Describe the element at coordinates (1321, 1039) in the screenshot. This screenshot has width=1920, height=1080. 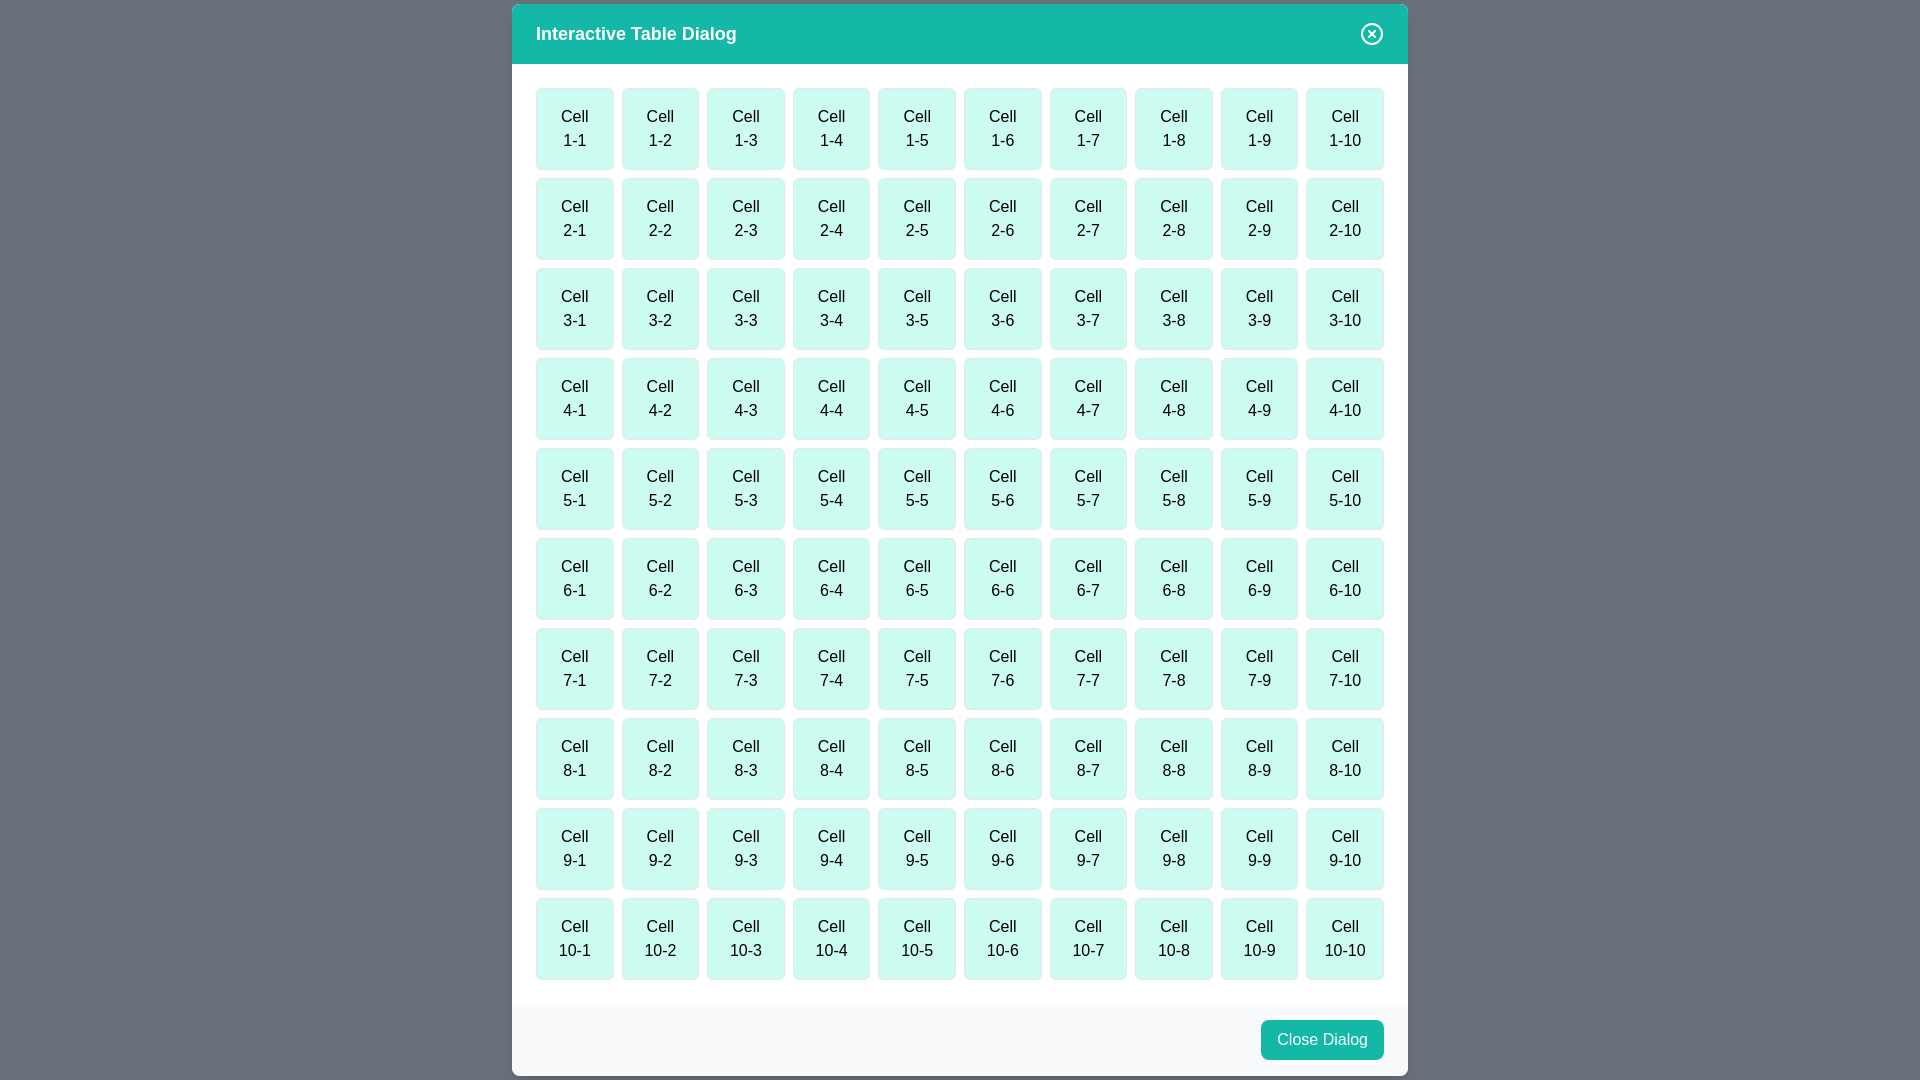
I see `the 'Close Dialog' button to close the dialog` at that location.